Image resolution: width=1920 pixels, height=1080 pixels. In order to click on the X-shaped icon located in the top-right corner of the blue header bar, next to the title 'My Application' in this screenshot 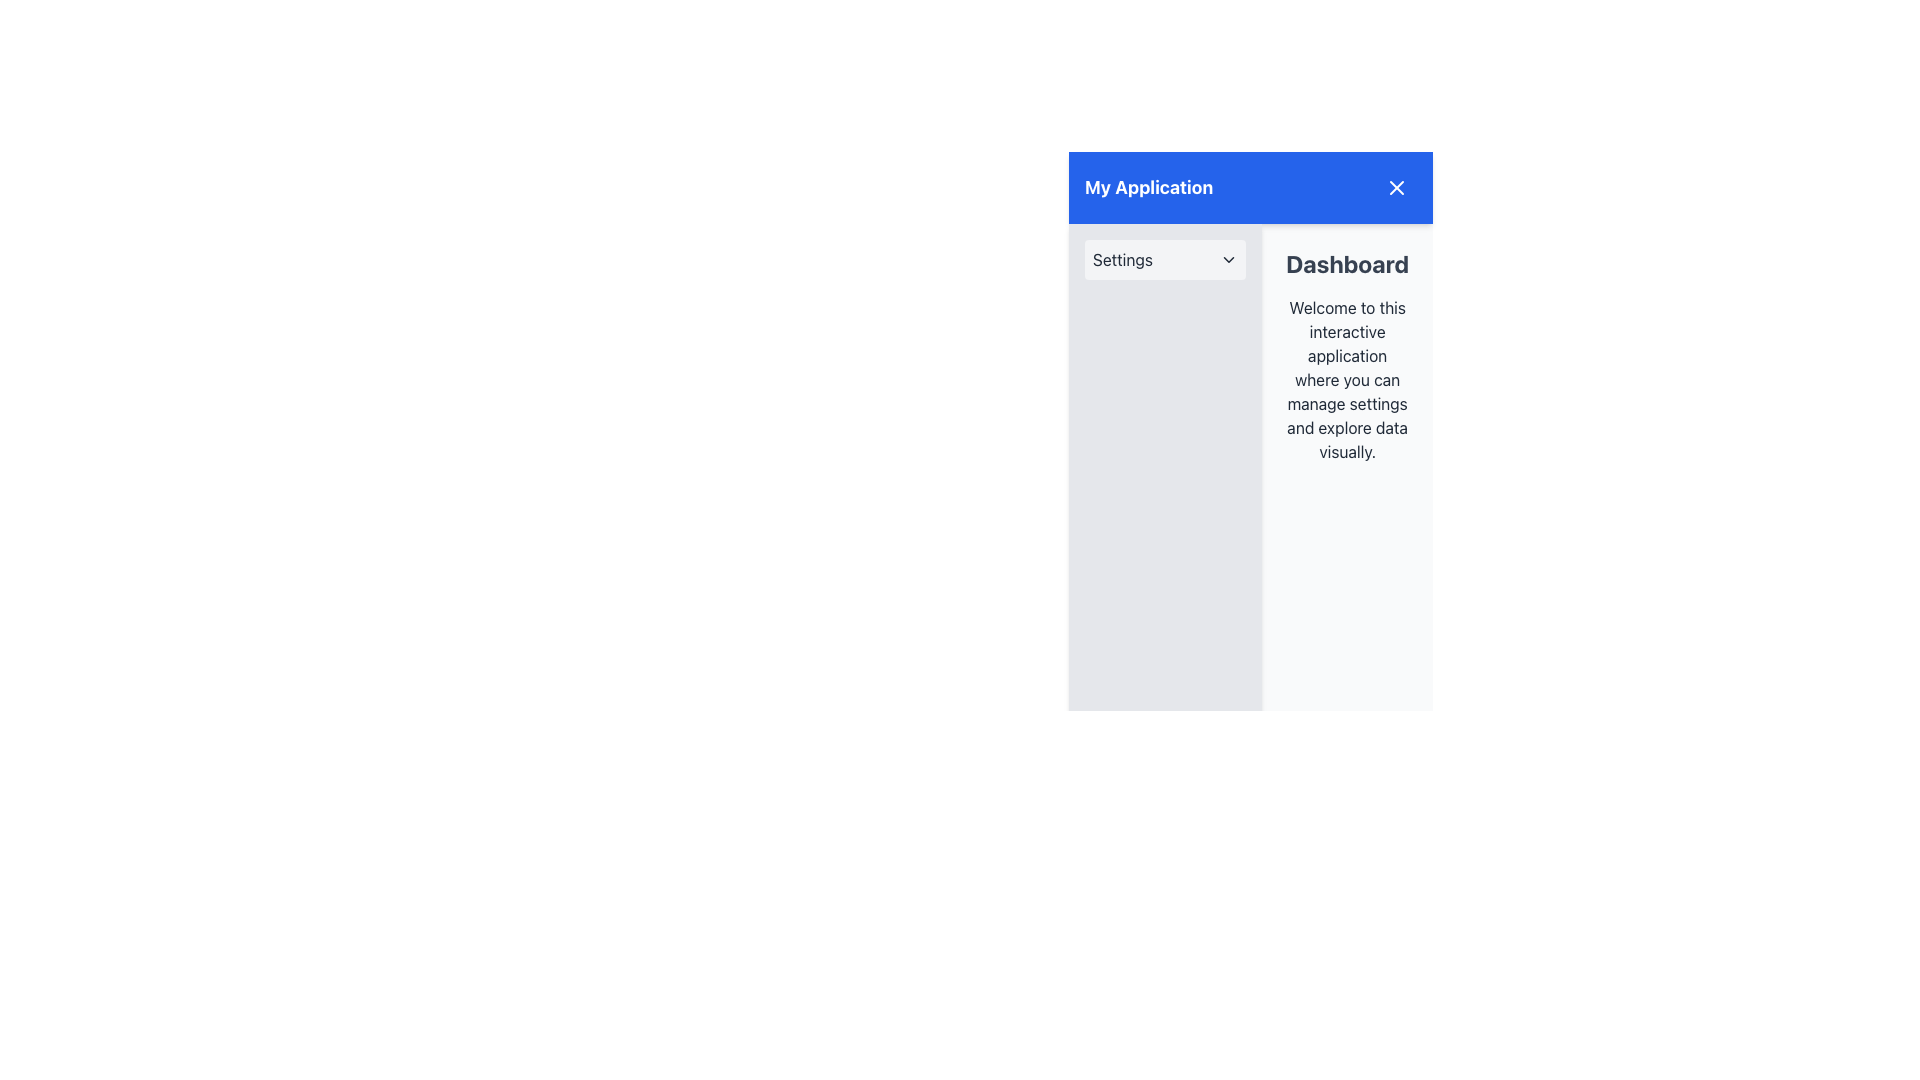, I will do `click(1395, 188)`.